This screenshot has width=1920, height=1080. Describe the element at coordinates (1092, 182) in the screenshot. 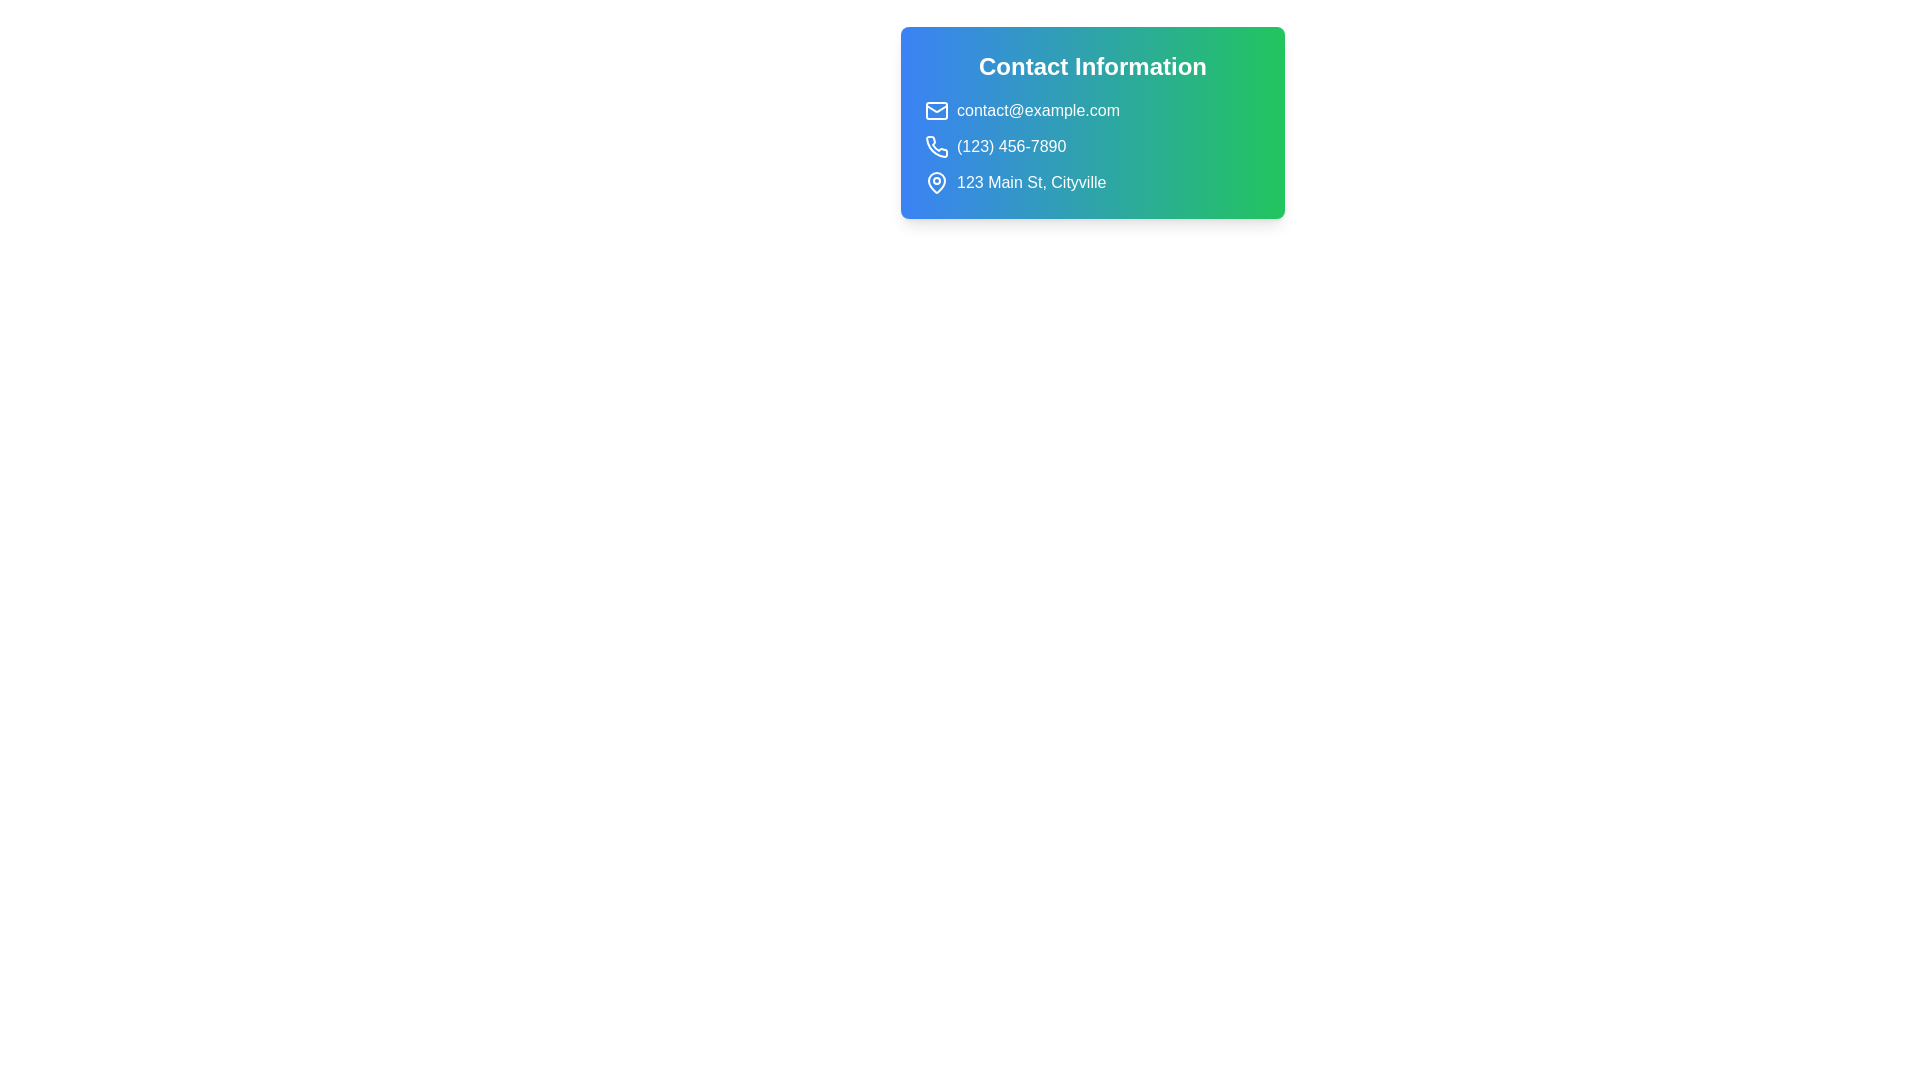

I see `the row containing the location pin icon and the address '123 Main St, Cityville', which is the third and bottommost row of contact details` at that location.